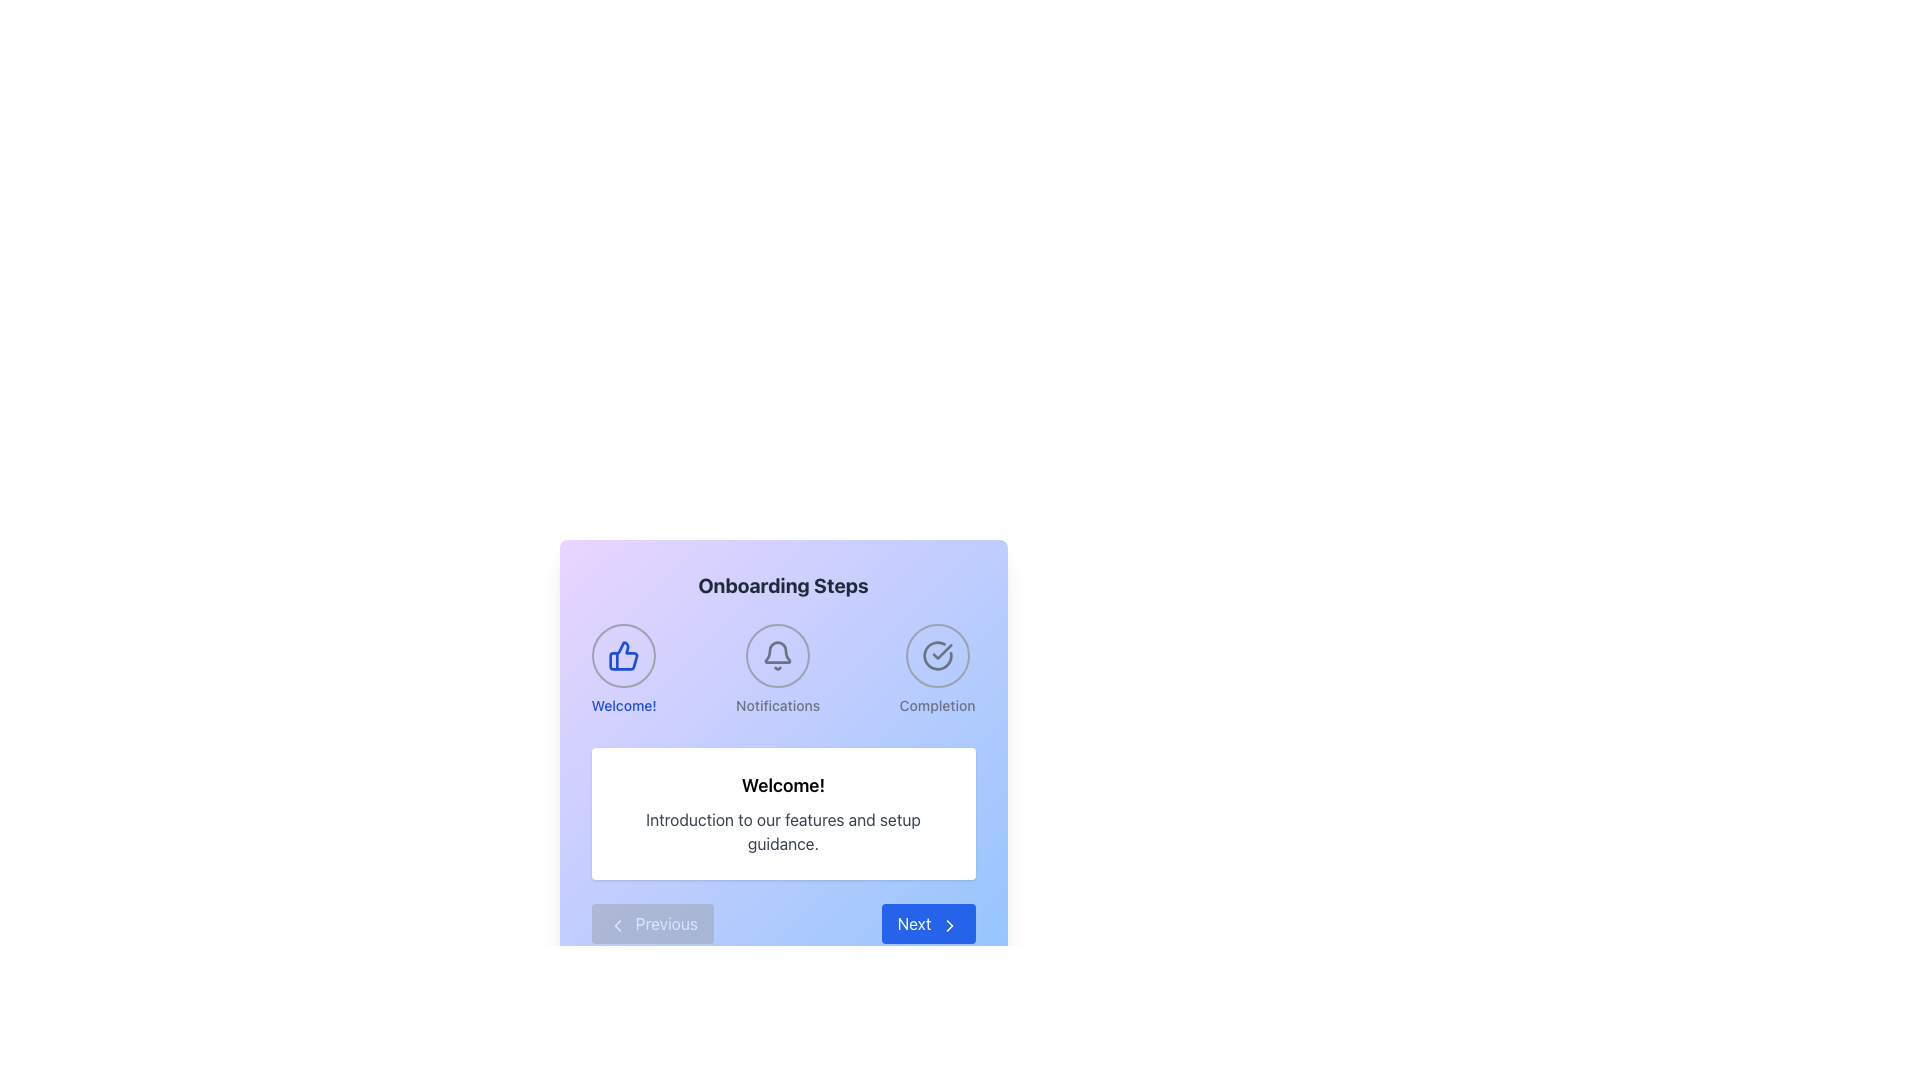 The height and width of the screenshot is (1080, 1920). What do you see at coordinates (623, 704) in the screenshot?
I see `the text label displaying 'Welcome!' which is styled with medium font weight and centered alignment, positioned below a thumbs-up circular graphic icon` at bounding box center [623, 704].